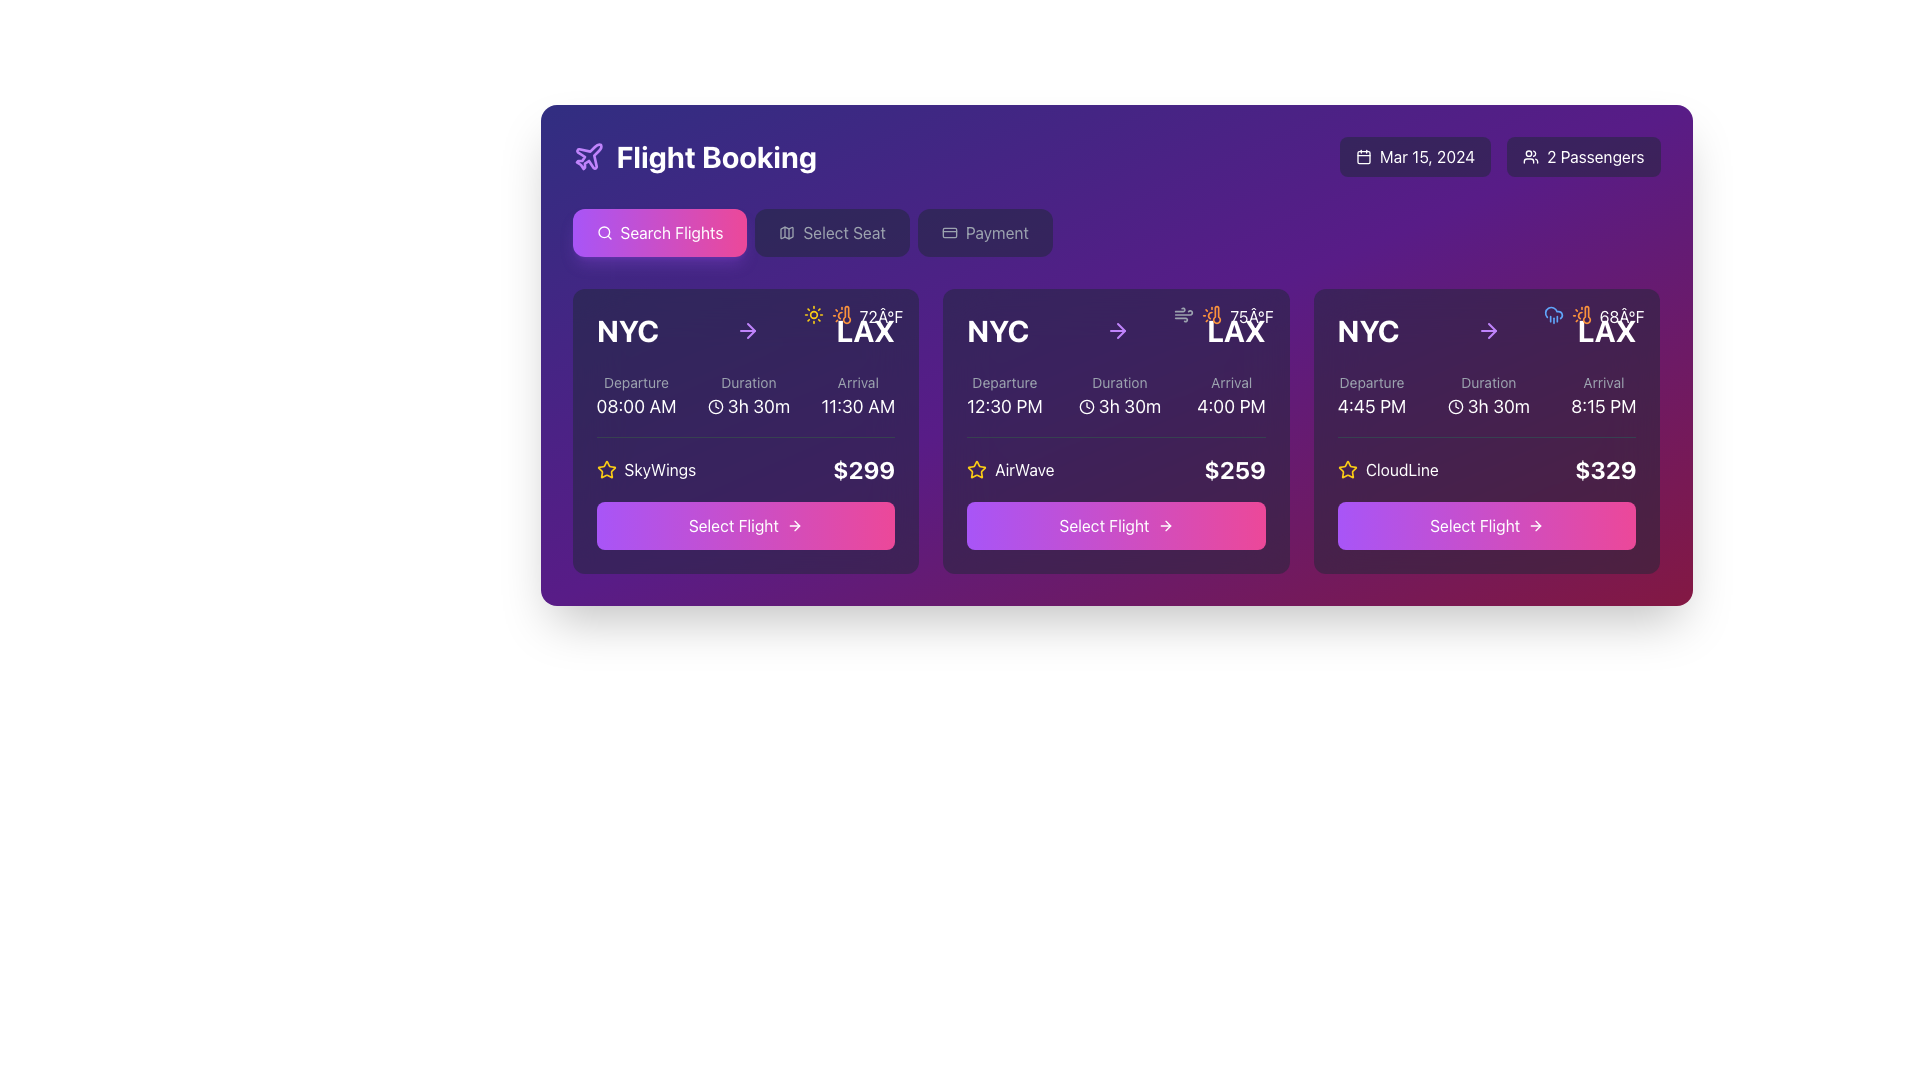 This screenshot has height=1080, width=1920. I want to click on the clock icon located to the left of the text '3h 30m' in the flight information card for the flight departing at 12:30 PM and arriving at 4:00 PM, so click(1085, 406).